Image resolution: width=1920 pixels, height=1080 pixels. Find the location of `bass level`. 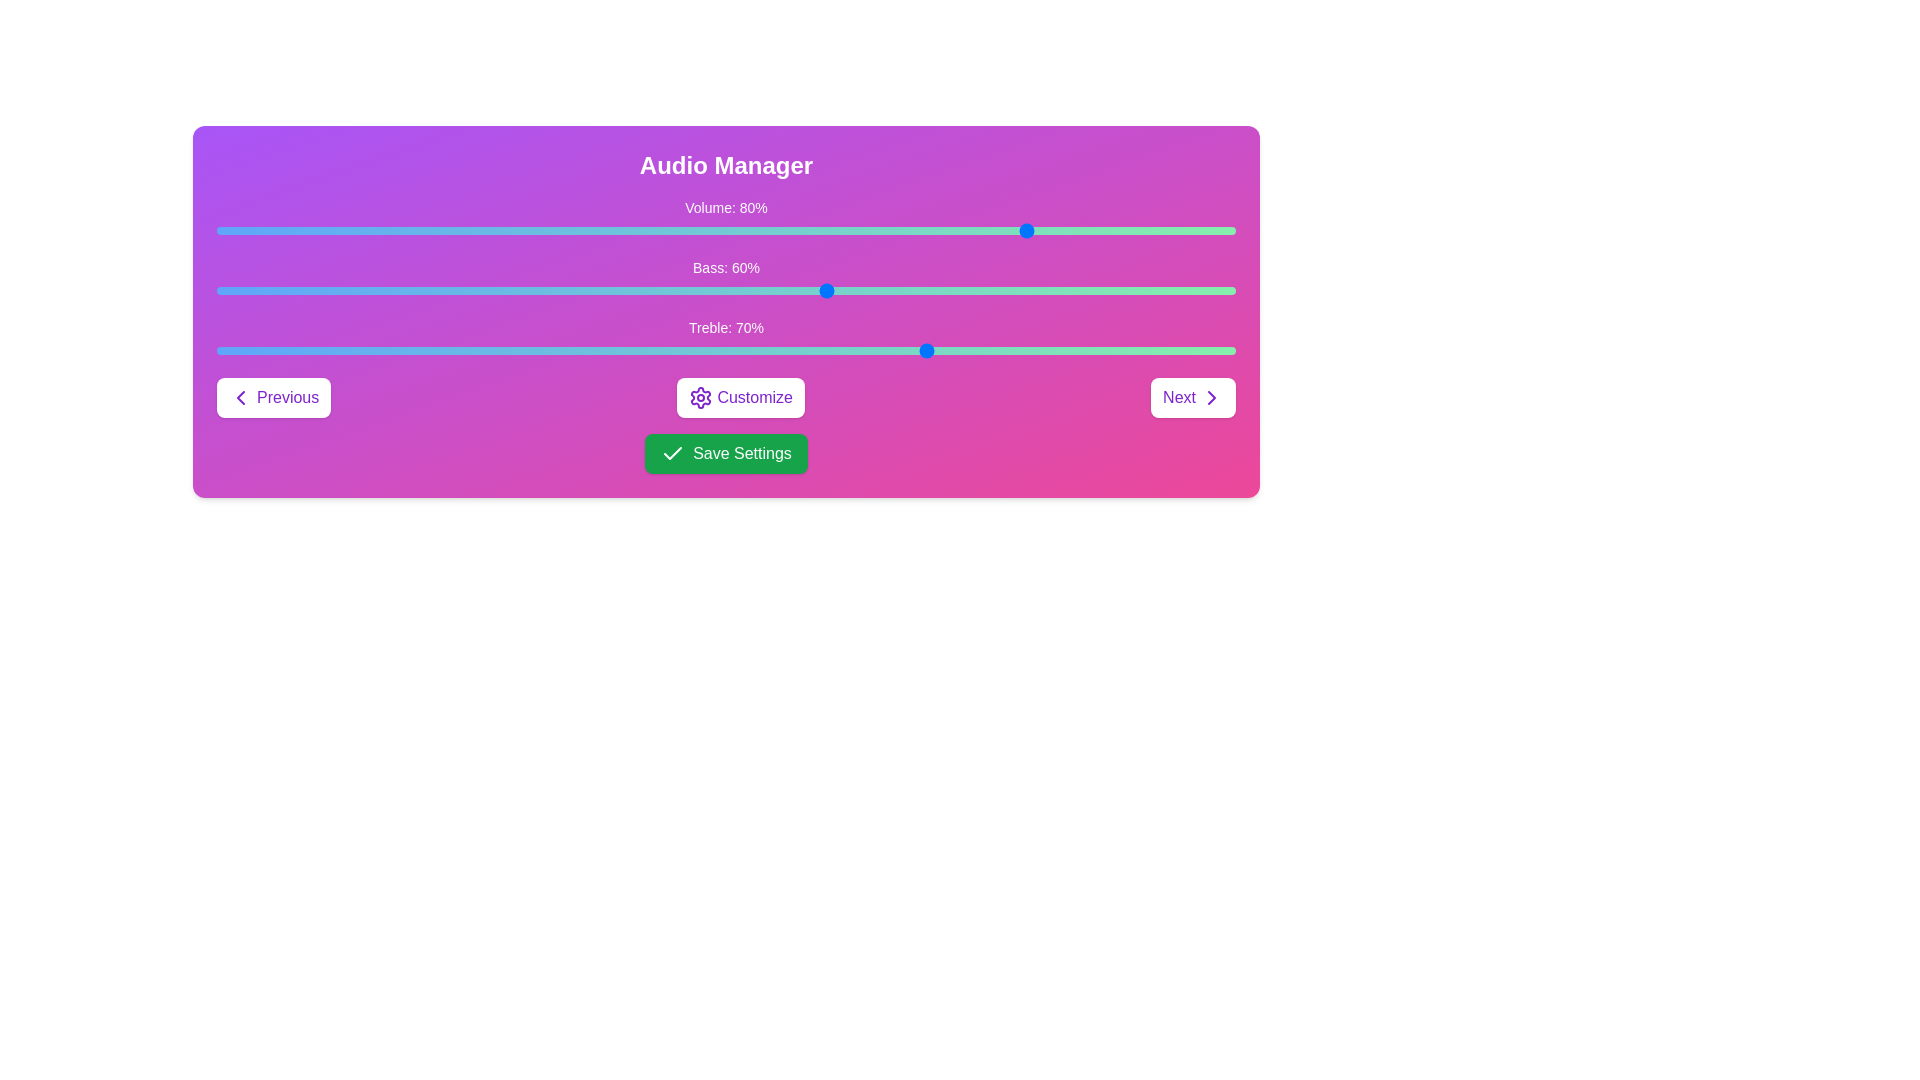

bass level is located at coordinates (898, 290).